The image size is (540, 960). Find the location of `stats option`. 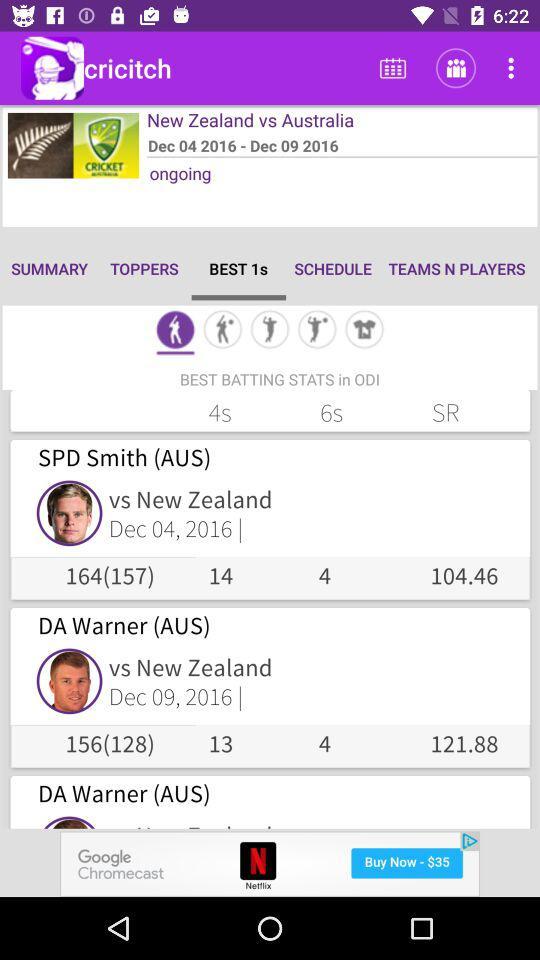

stats option is located at coordinates (270, 331).